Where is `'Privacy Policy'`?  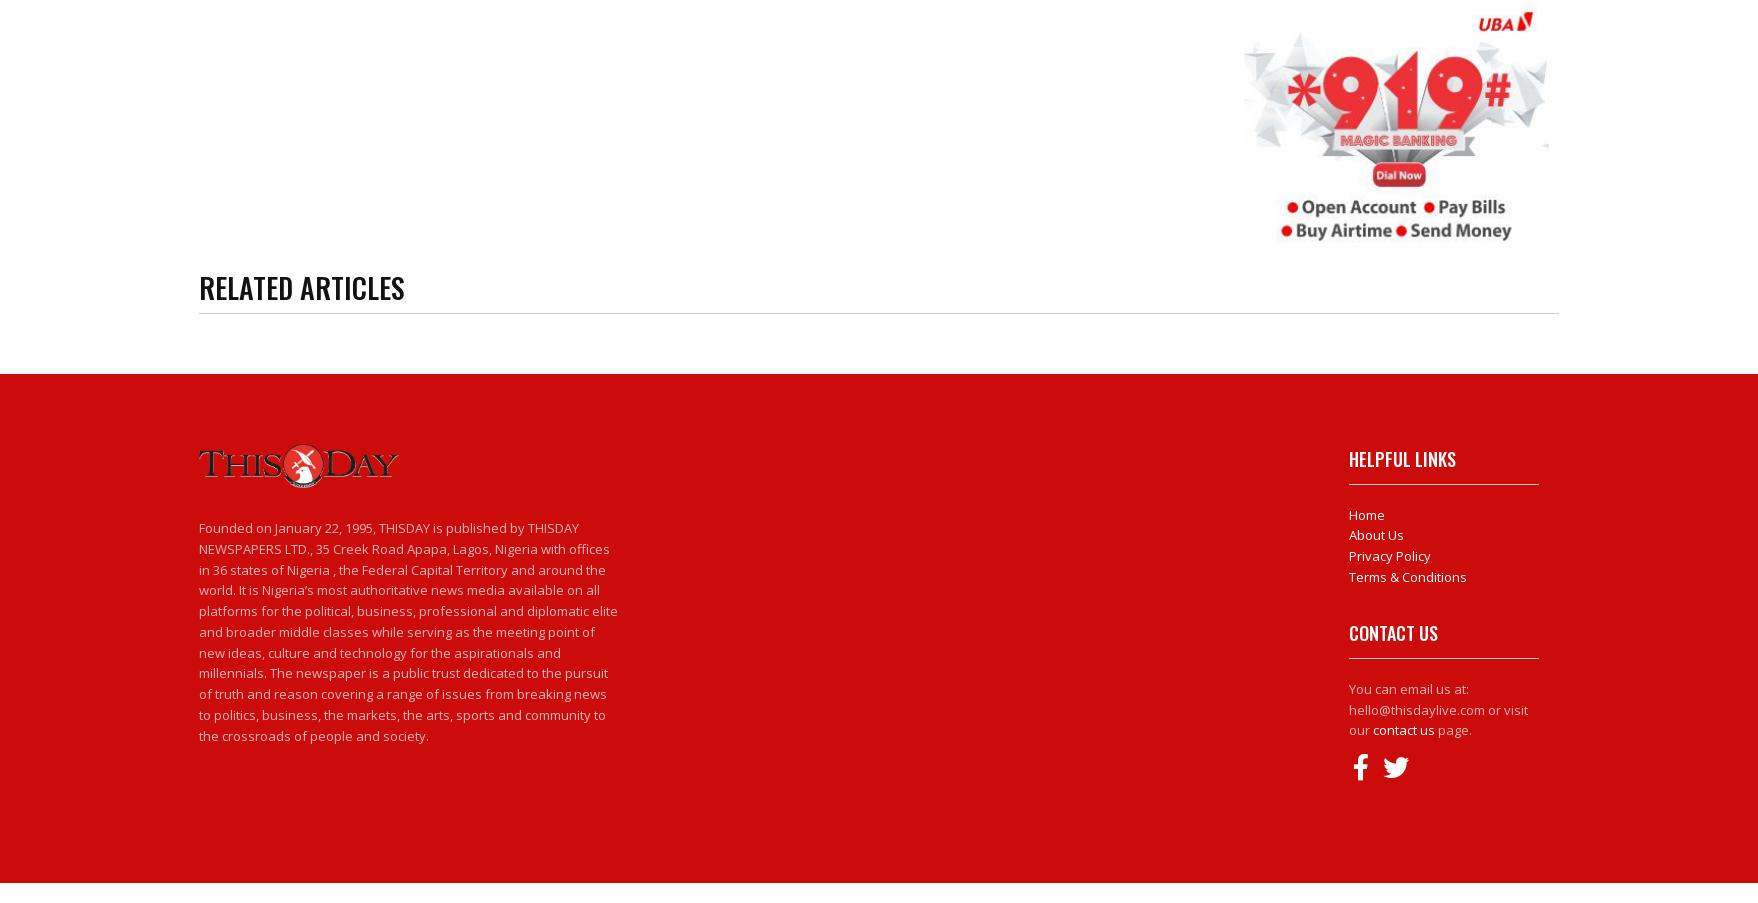
'Privacy Policy' is located at coordinates (1389, 554).